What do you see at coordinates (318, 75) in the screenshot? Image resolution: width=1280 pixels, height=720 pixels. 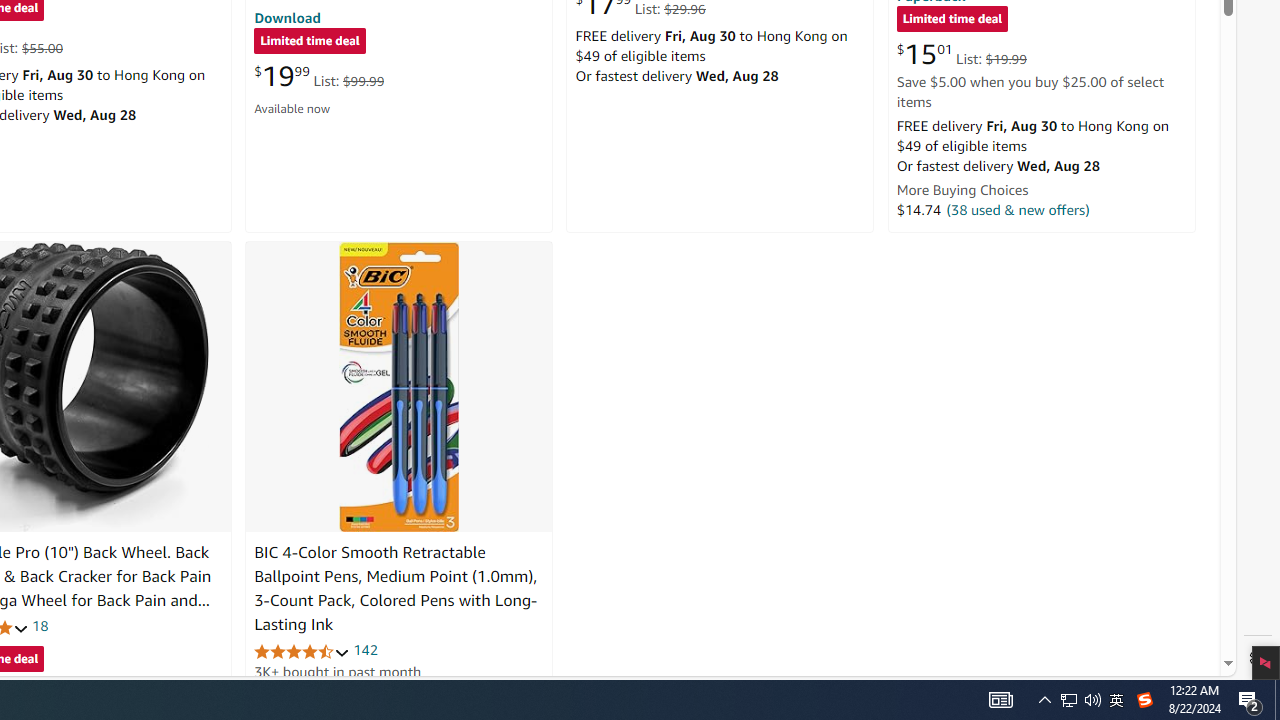 I see `'$19.99 List: $99.99'` at bounding box center [318, 75].